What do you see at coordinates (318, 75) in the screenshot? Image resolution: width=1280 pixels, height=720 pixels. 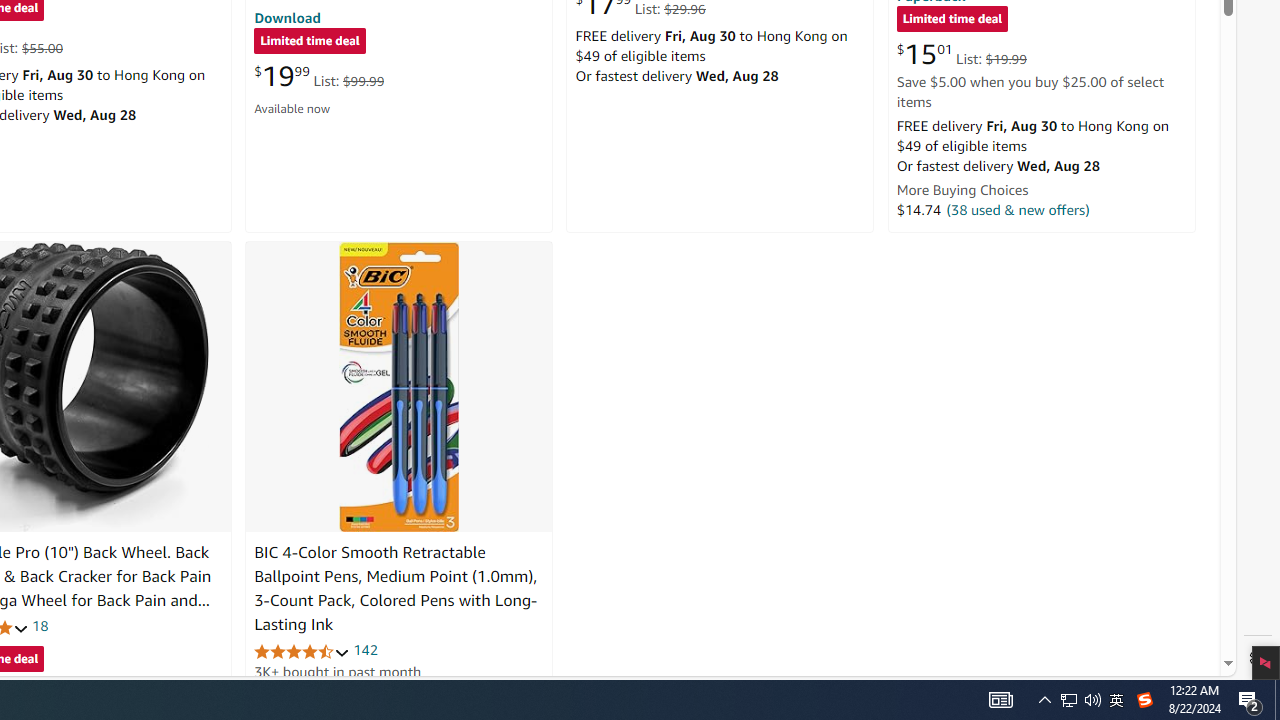 I see `'$19.99 List: $99.99'` at bounding box center [318, 75].